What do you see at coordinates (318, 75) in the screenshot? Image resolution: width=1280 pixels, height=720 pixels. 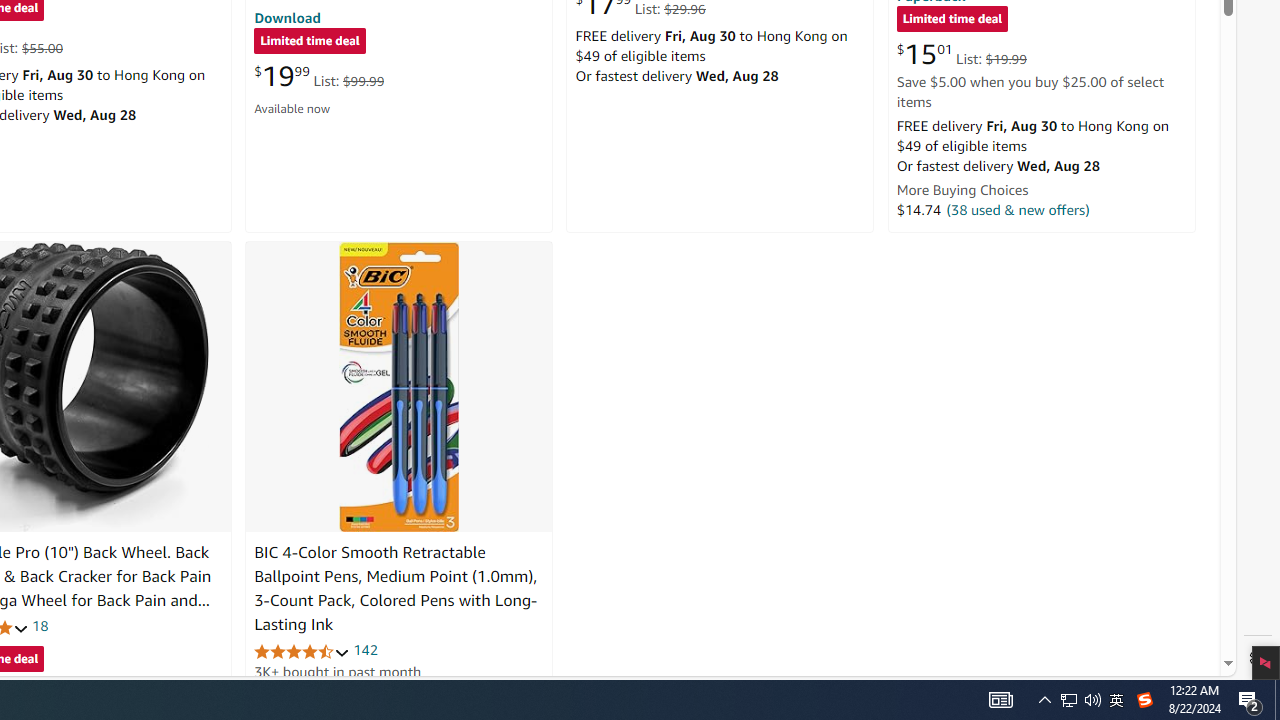 I see `'$19.99 List: $99.99'` at bounding box center [318, 75].